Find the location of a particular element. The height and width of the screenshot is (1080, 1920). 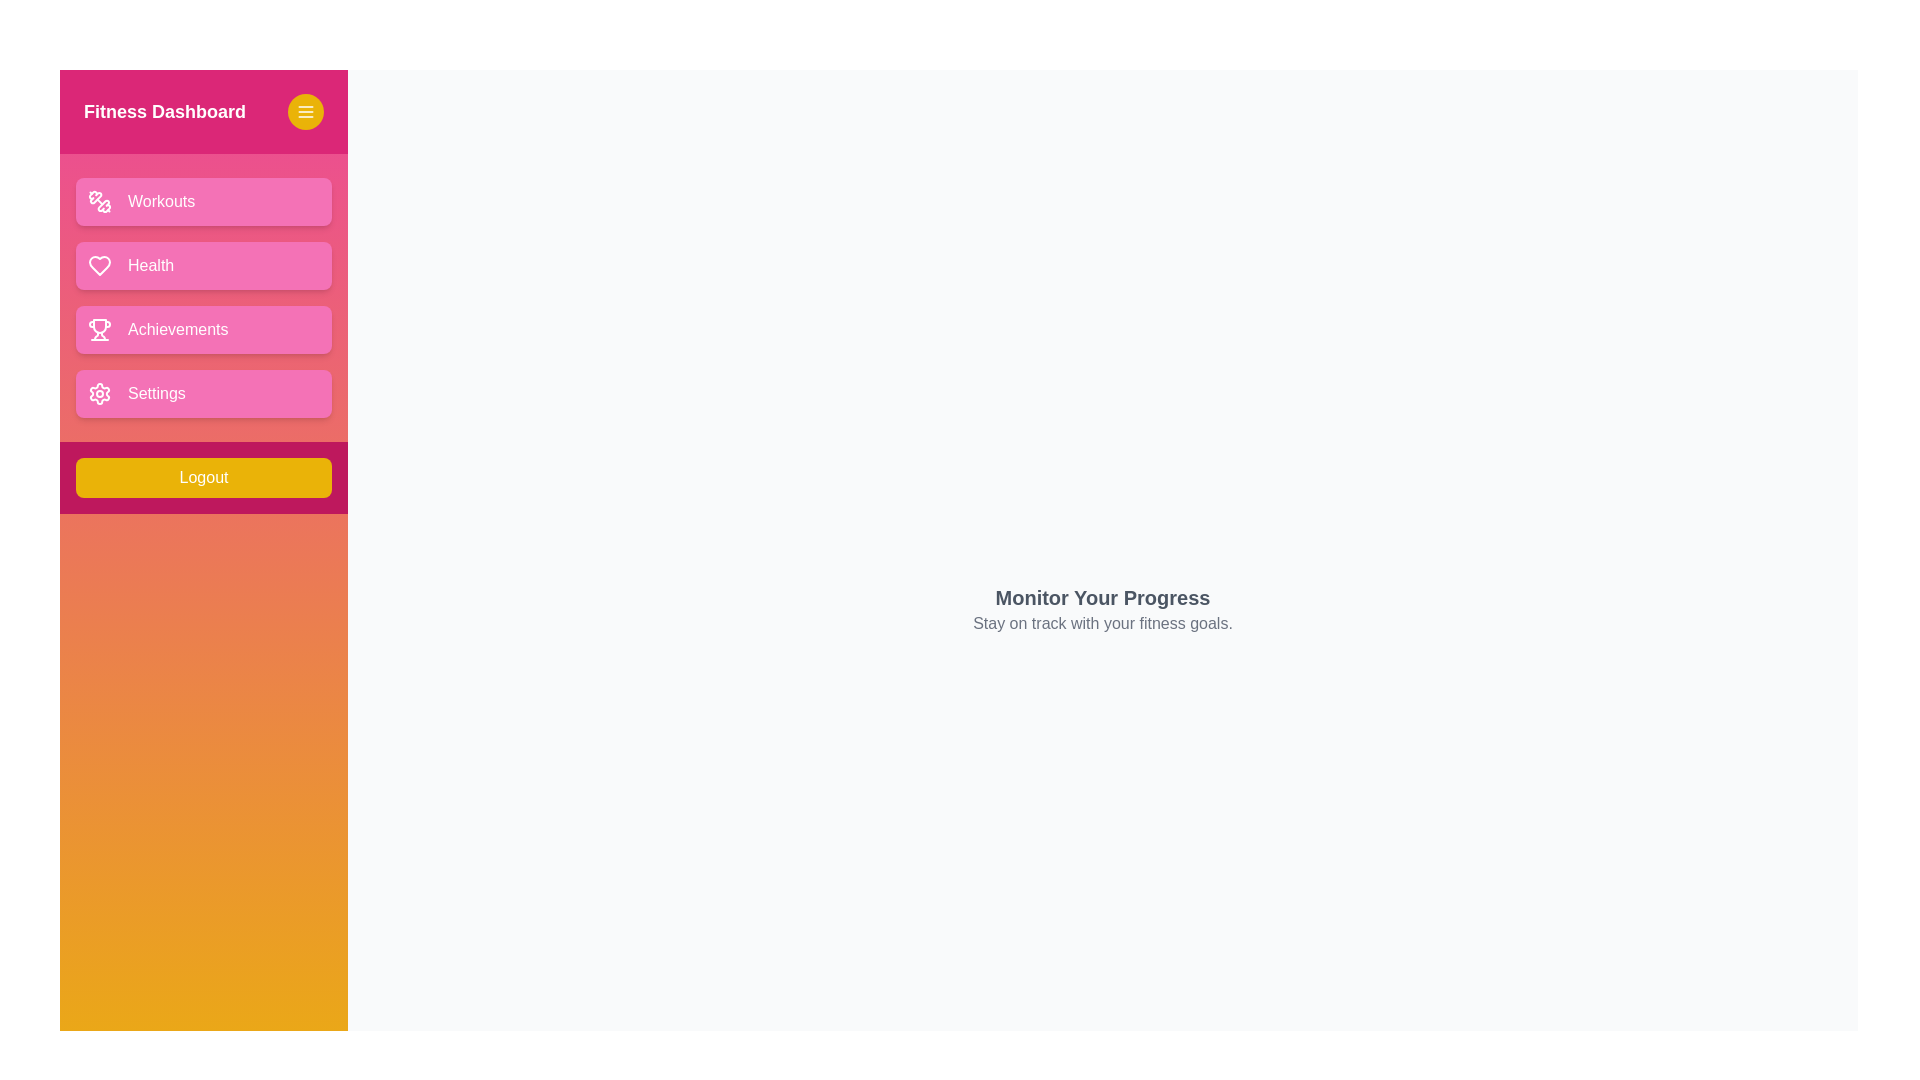

the 'Achievements' button is located at coordinates (203, 329).